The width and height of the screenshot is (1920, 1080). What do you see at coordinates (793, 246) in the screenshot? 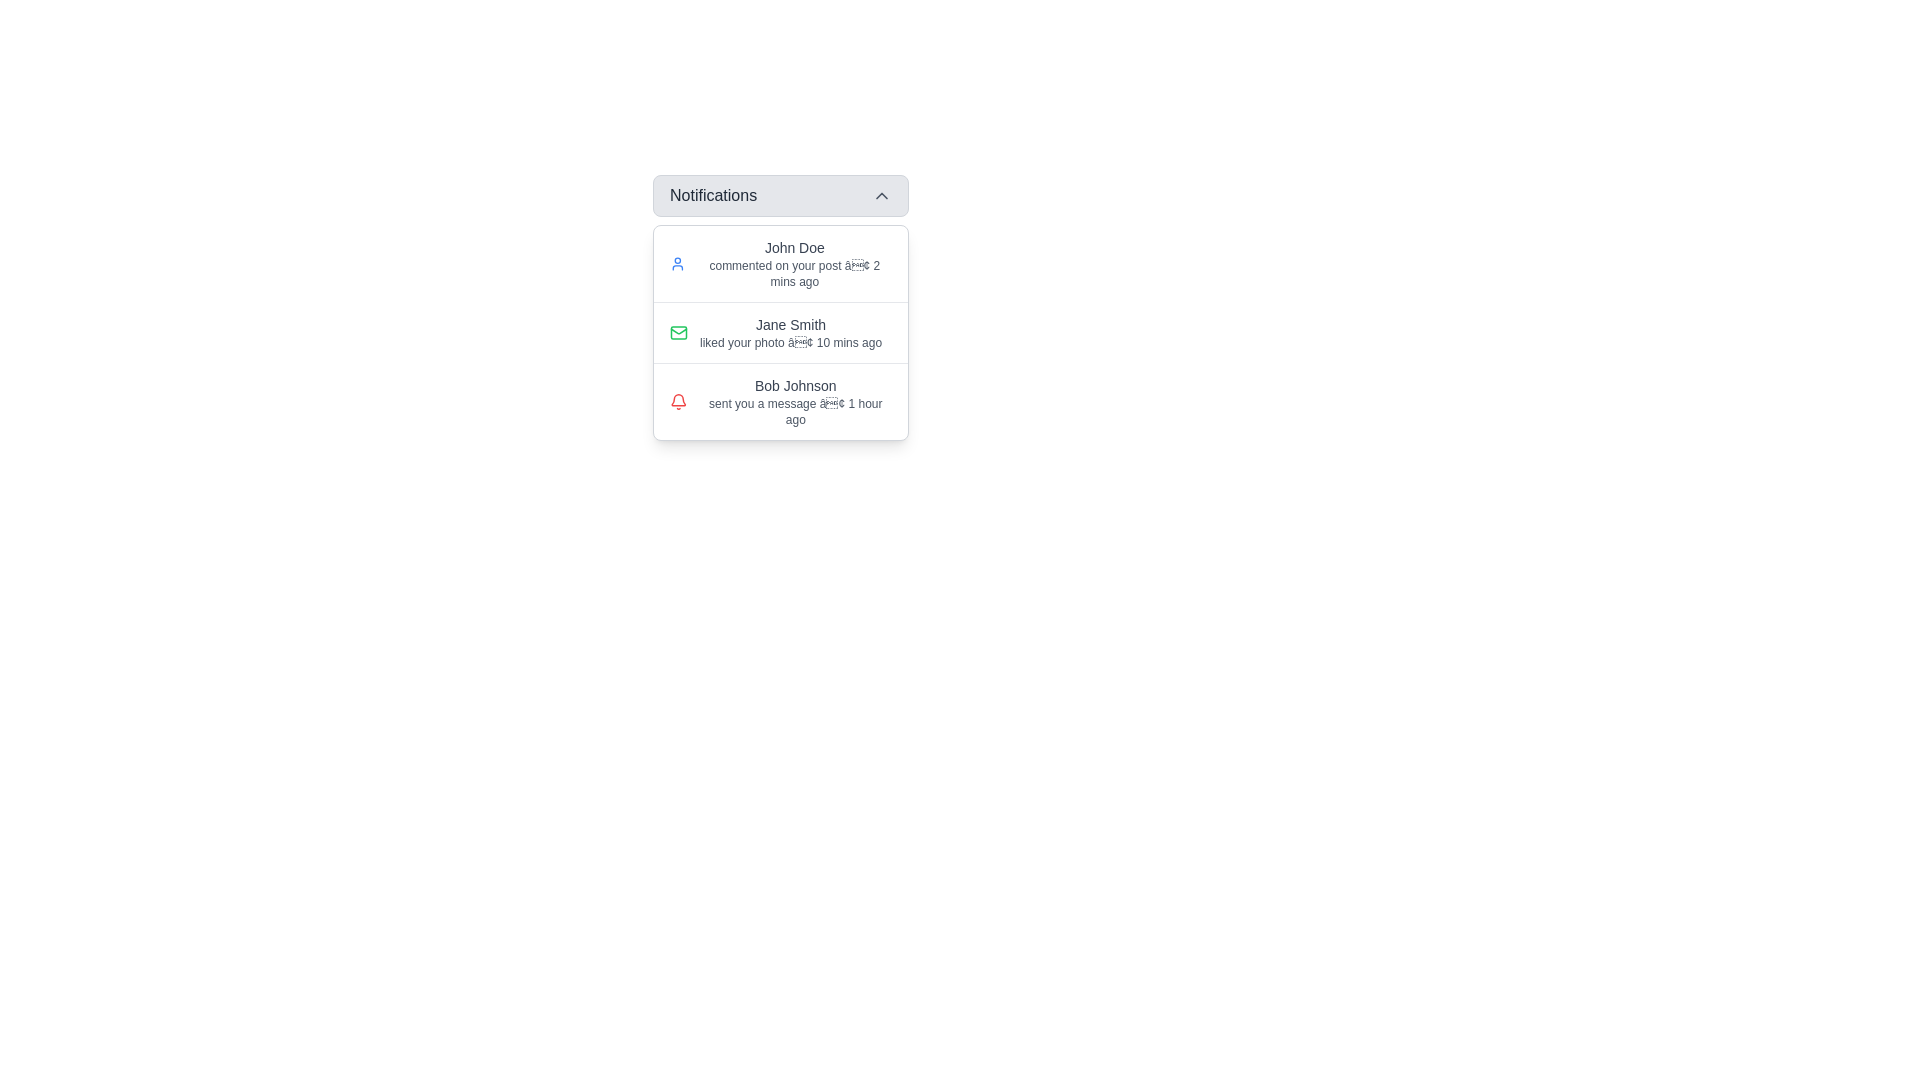
I see `the text label identifying 'John Doe' in the notification dropdown, which is the first line of text in the notification message` at bounding box center [793, 246].